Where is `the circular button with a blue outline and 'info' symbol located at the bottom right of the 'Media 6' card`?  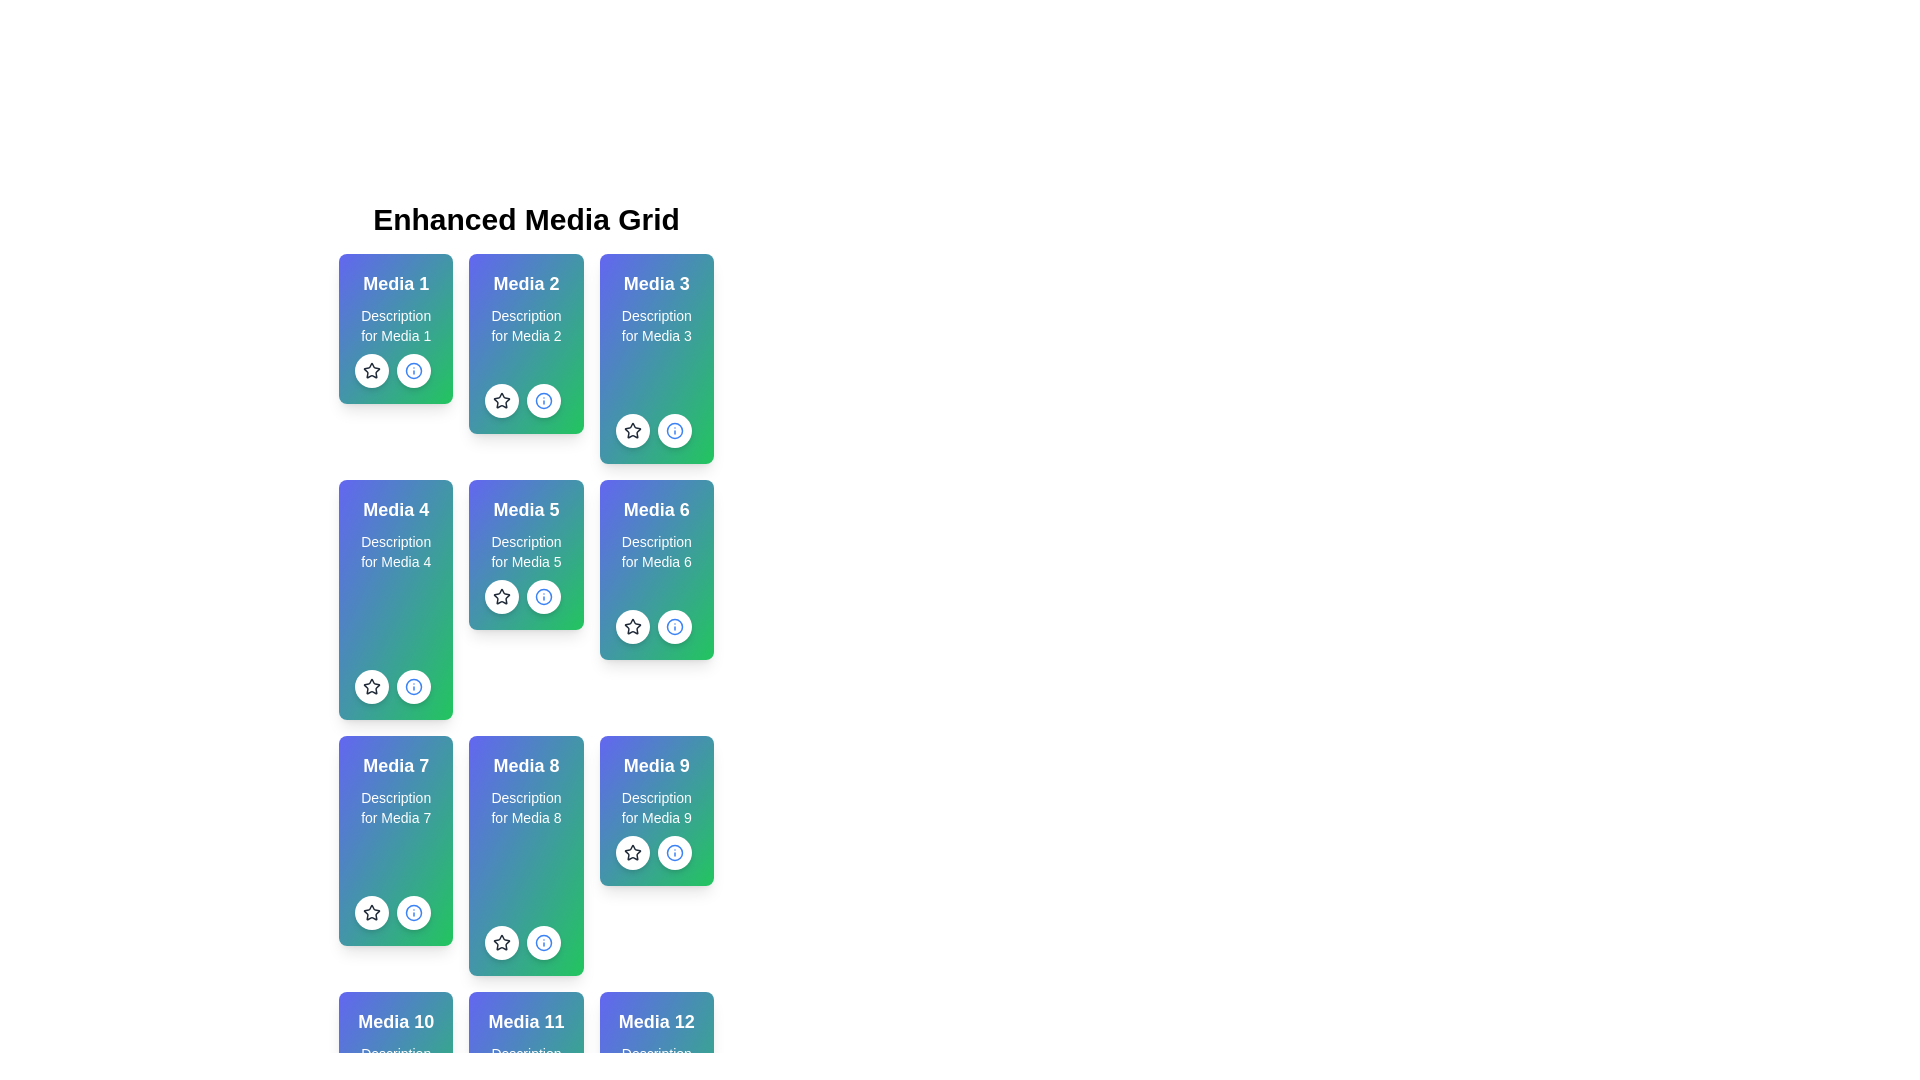
the circular button with a blue outline and 'info' symbol located at the bottom right of the 'Media 6' card is located at coordinates (674, 626).